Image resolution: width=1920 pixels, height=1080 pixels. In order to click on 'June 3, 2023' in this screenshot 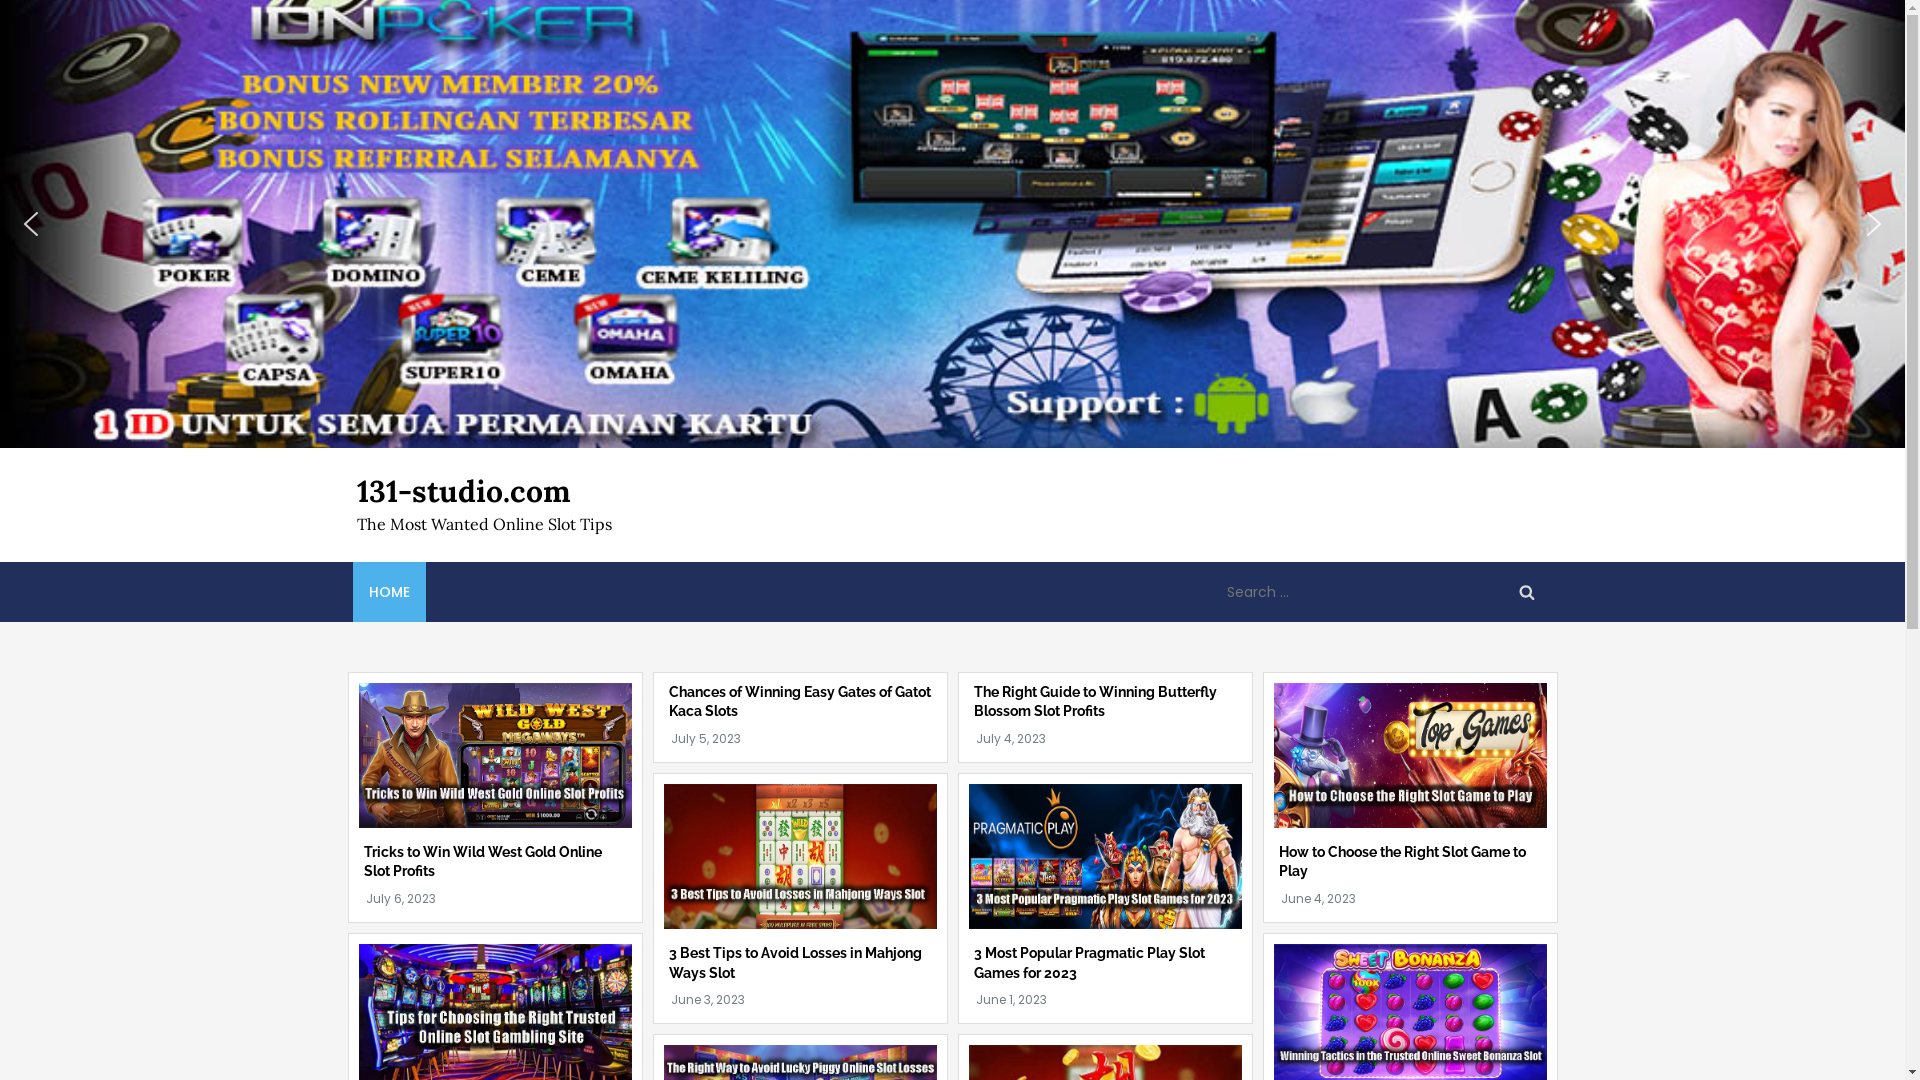, I will do `click(706, 999)`.